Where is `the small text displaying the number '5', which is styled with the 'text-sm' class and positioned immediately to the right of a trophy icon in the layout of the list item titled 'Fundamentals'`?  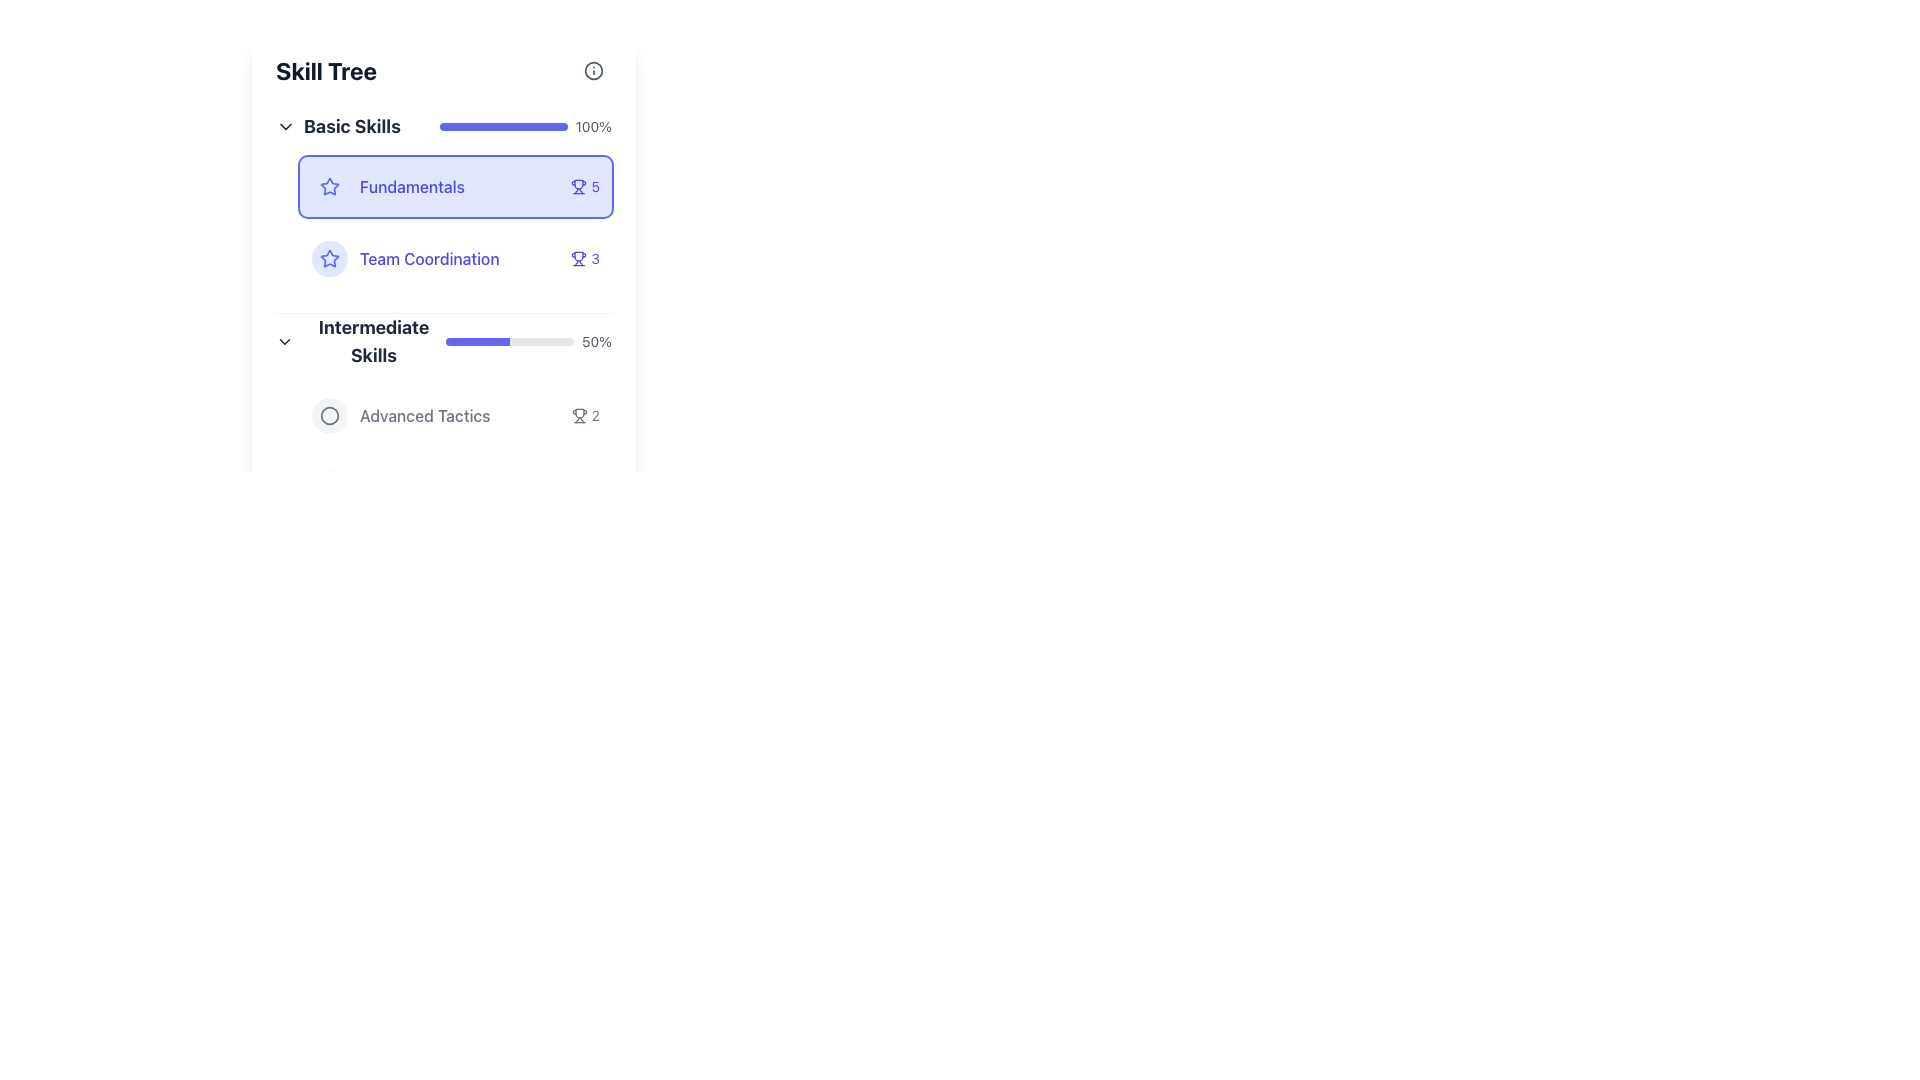 the small text displaying the number '5', which is styled with the 'text-sm' class and positioned immediately to the right of a trophy icon in the layout of the list item titled 'Fundamentals' is located at coordinates (594, 186).